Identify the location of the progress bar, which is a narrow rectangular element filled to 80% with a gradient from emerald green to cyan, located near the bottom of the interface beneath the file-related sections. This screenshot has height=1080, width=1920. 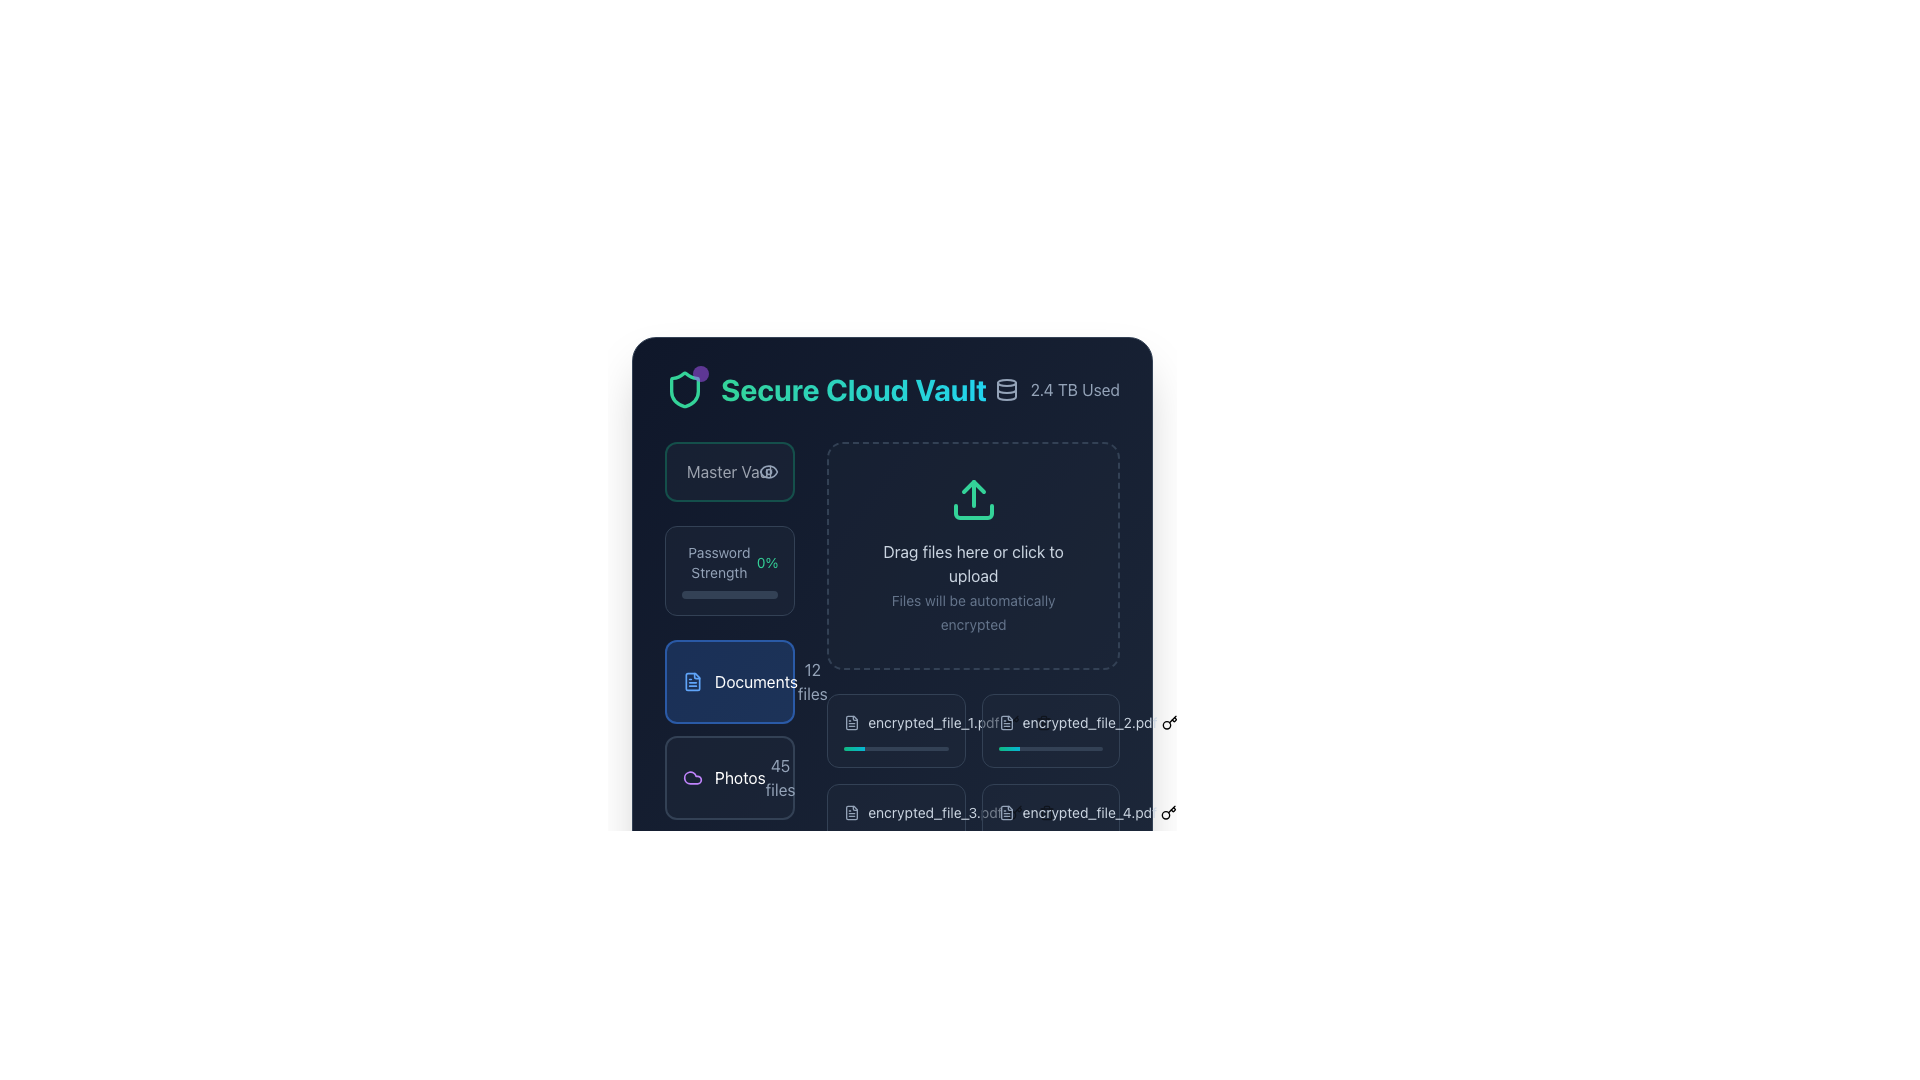
(885, 839).